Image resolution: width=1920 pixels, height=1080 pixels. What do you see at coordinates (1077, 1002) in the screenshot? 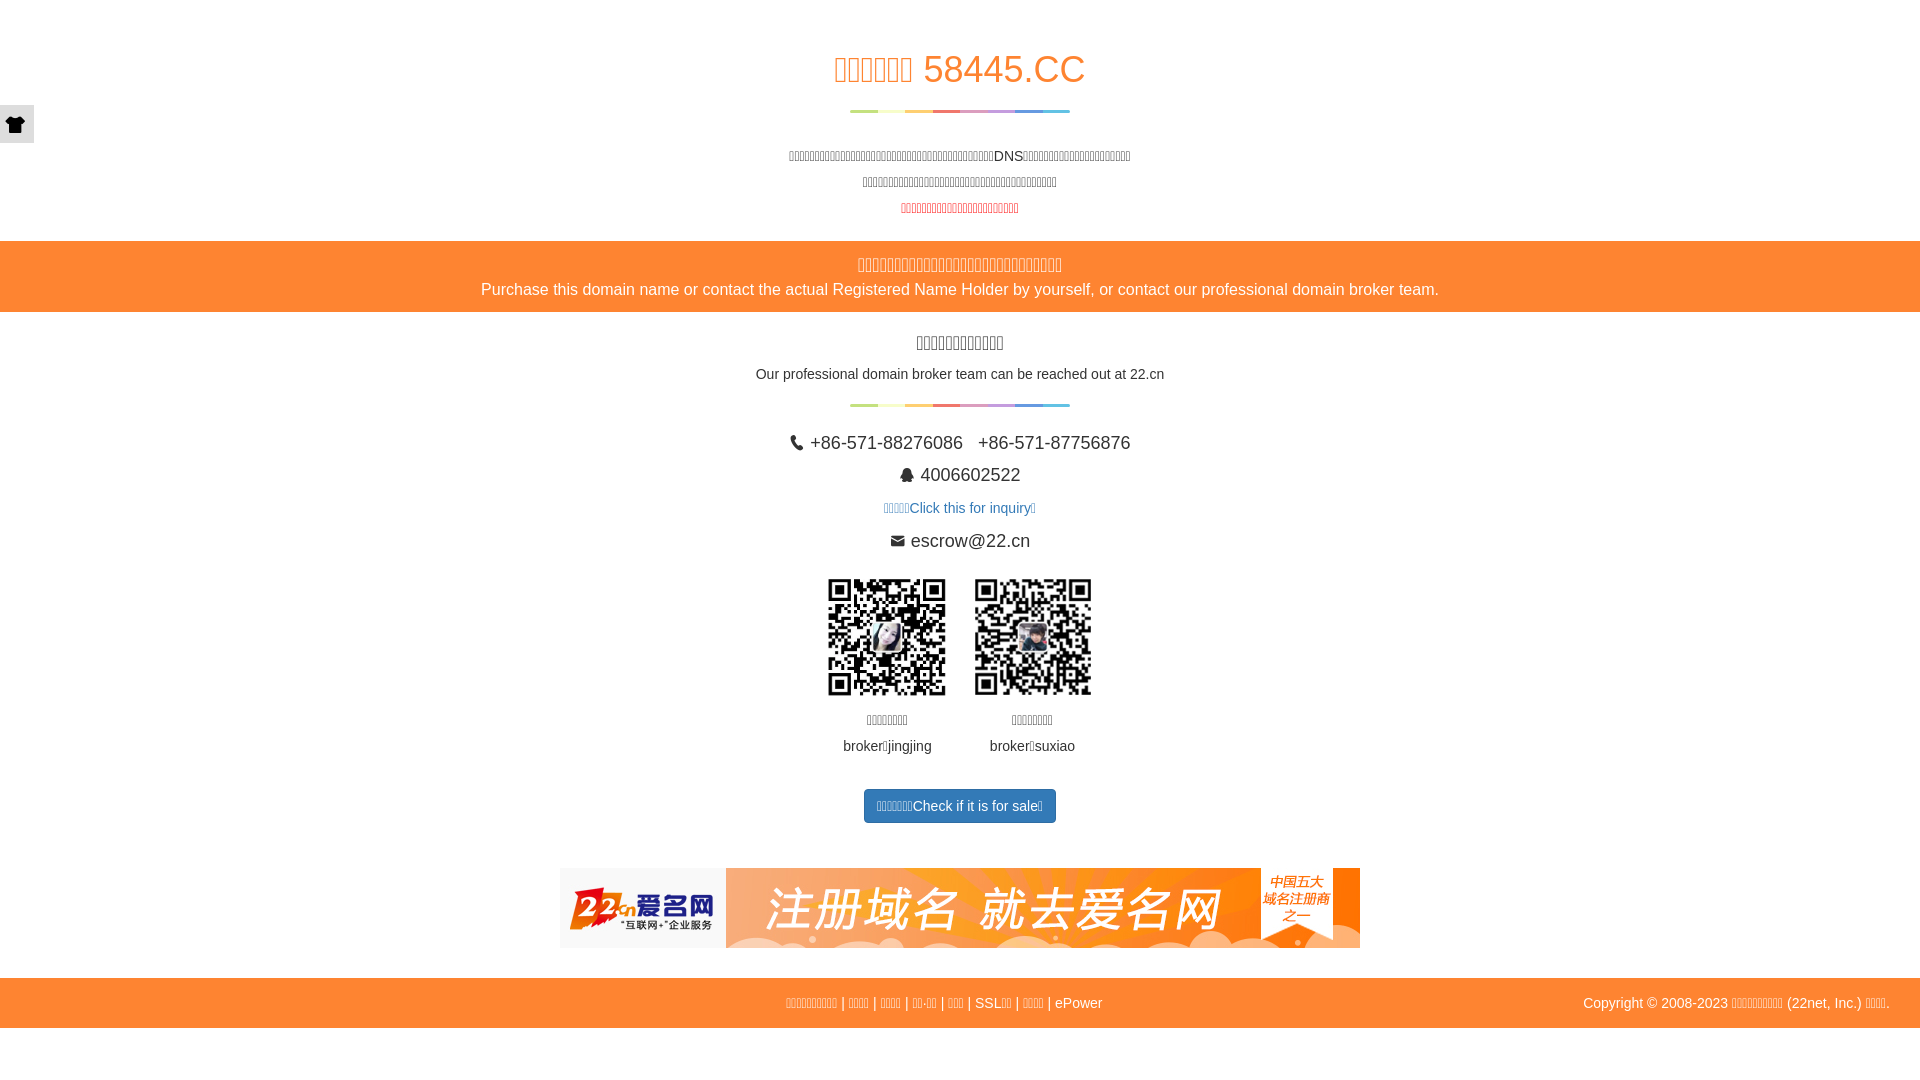
I see `'ePower'` at bounding box center [1077, 1002].